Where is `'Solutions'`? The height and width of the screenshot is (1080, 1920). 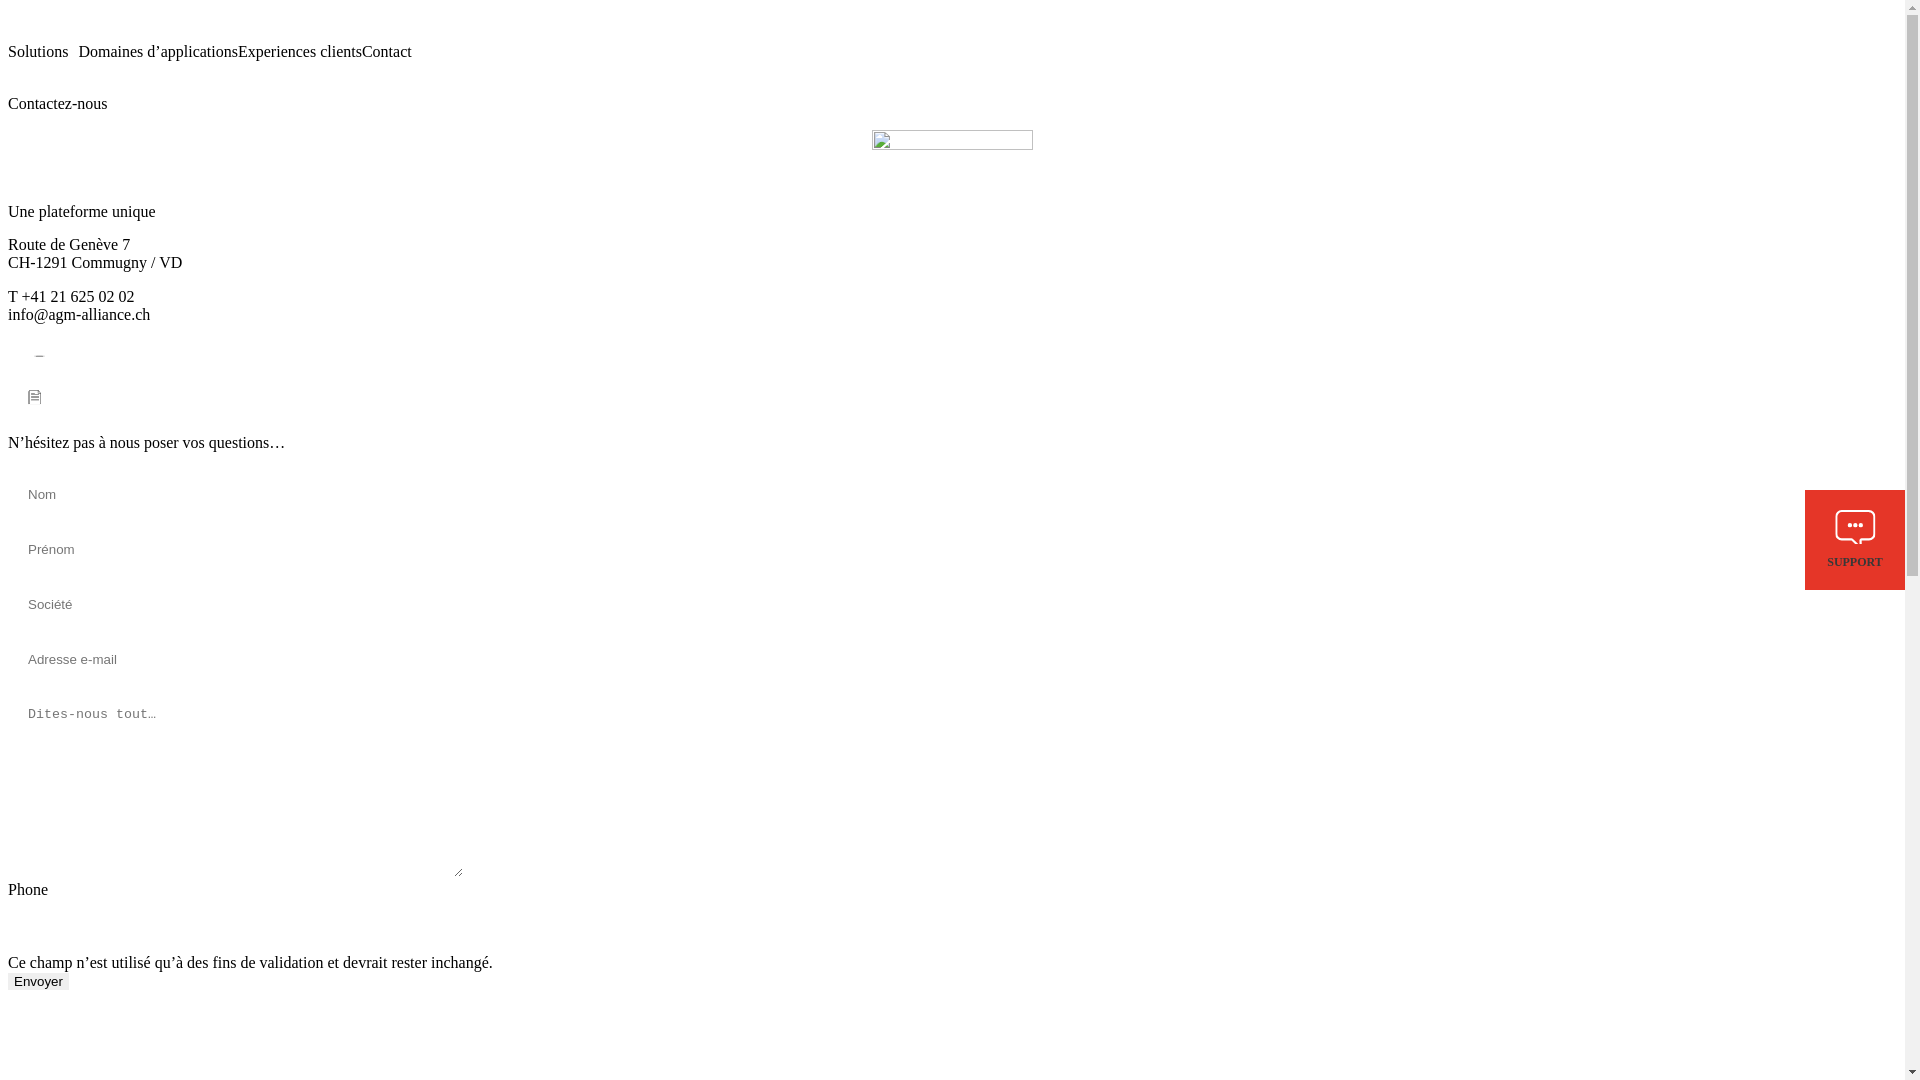 'Solutions' is located at coordinates (43, 50).